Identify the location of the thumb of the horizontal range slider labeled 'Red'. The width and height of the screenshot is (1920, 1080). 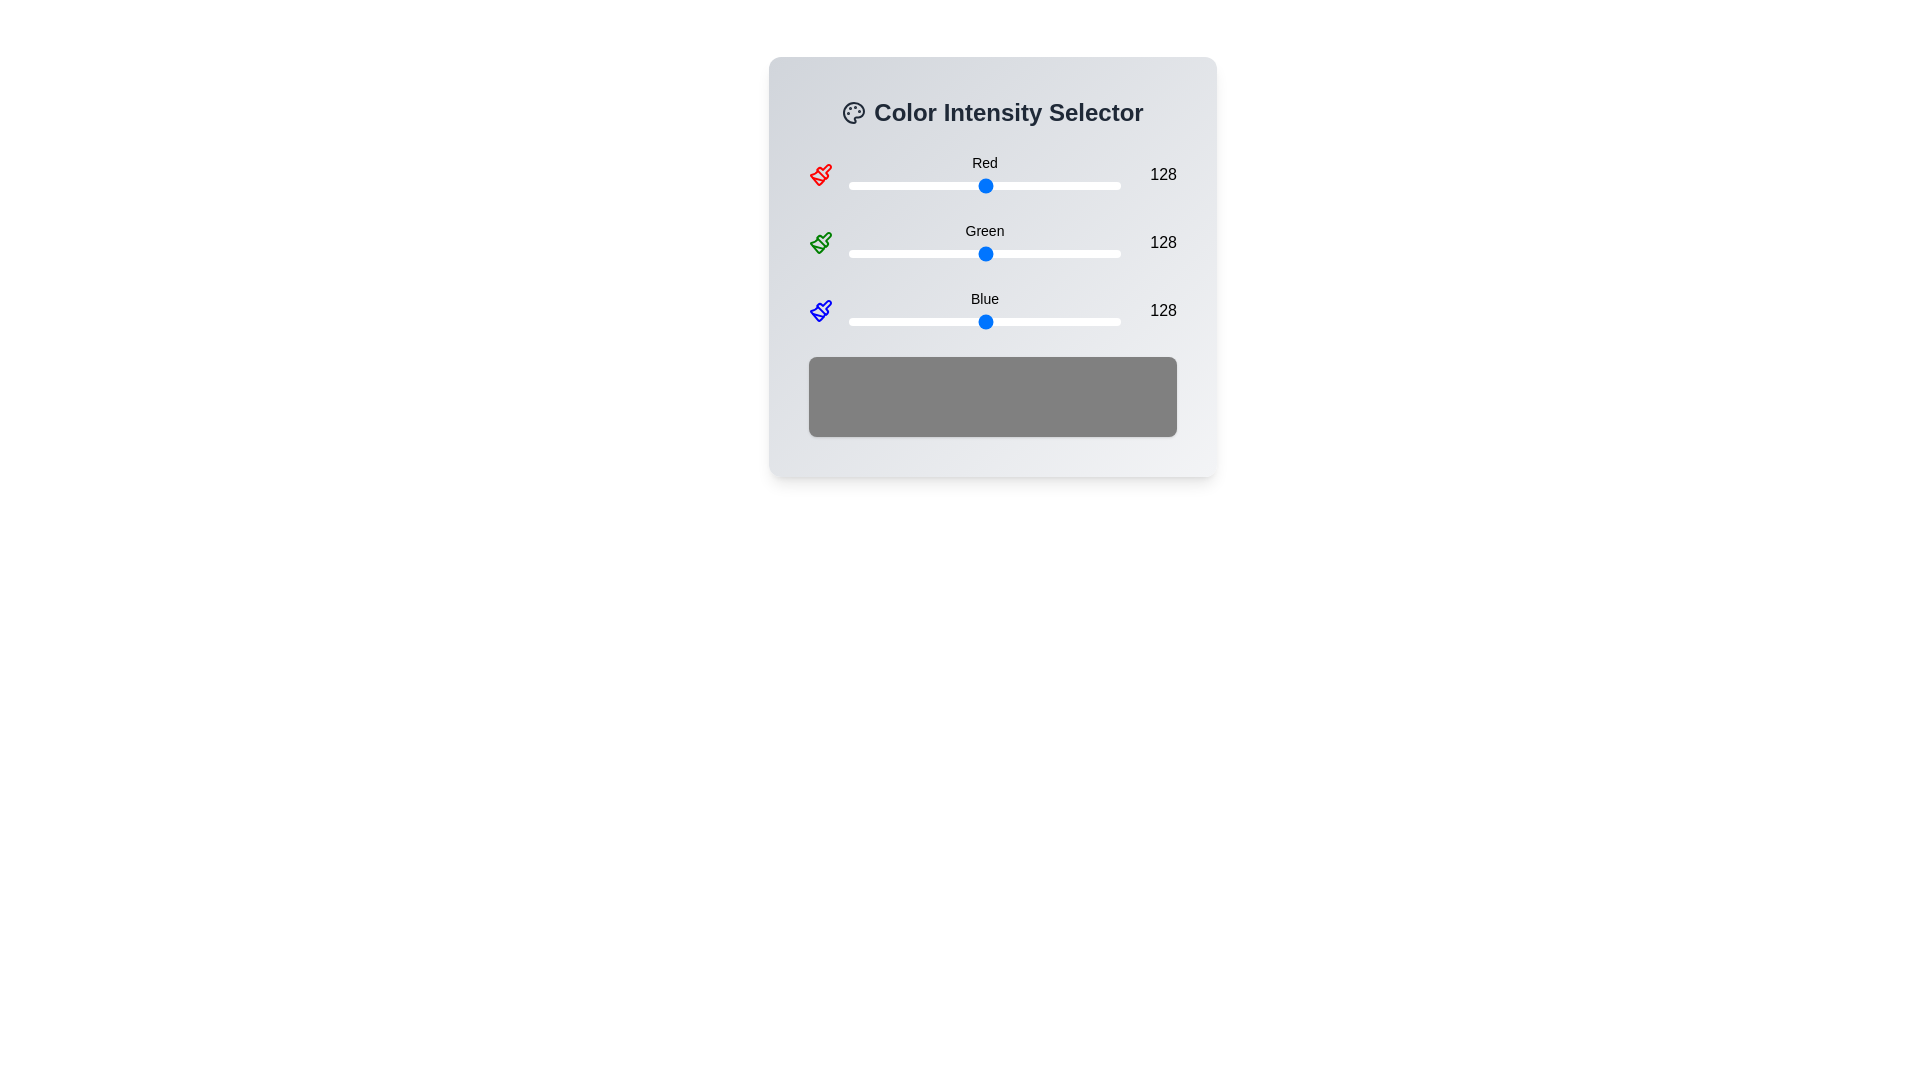
(984, 173).